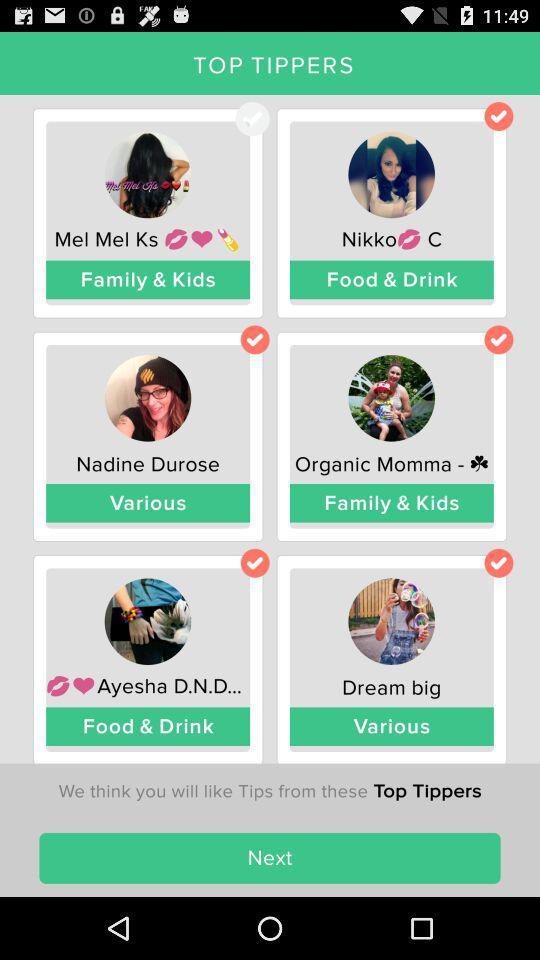 The image size is (540, 960). Describe the element at coordinates (270, 857) in the screenshot. I see `item below the we think you icon` at that location.